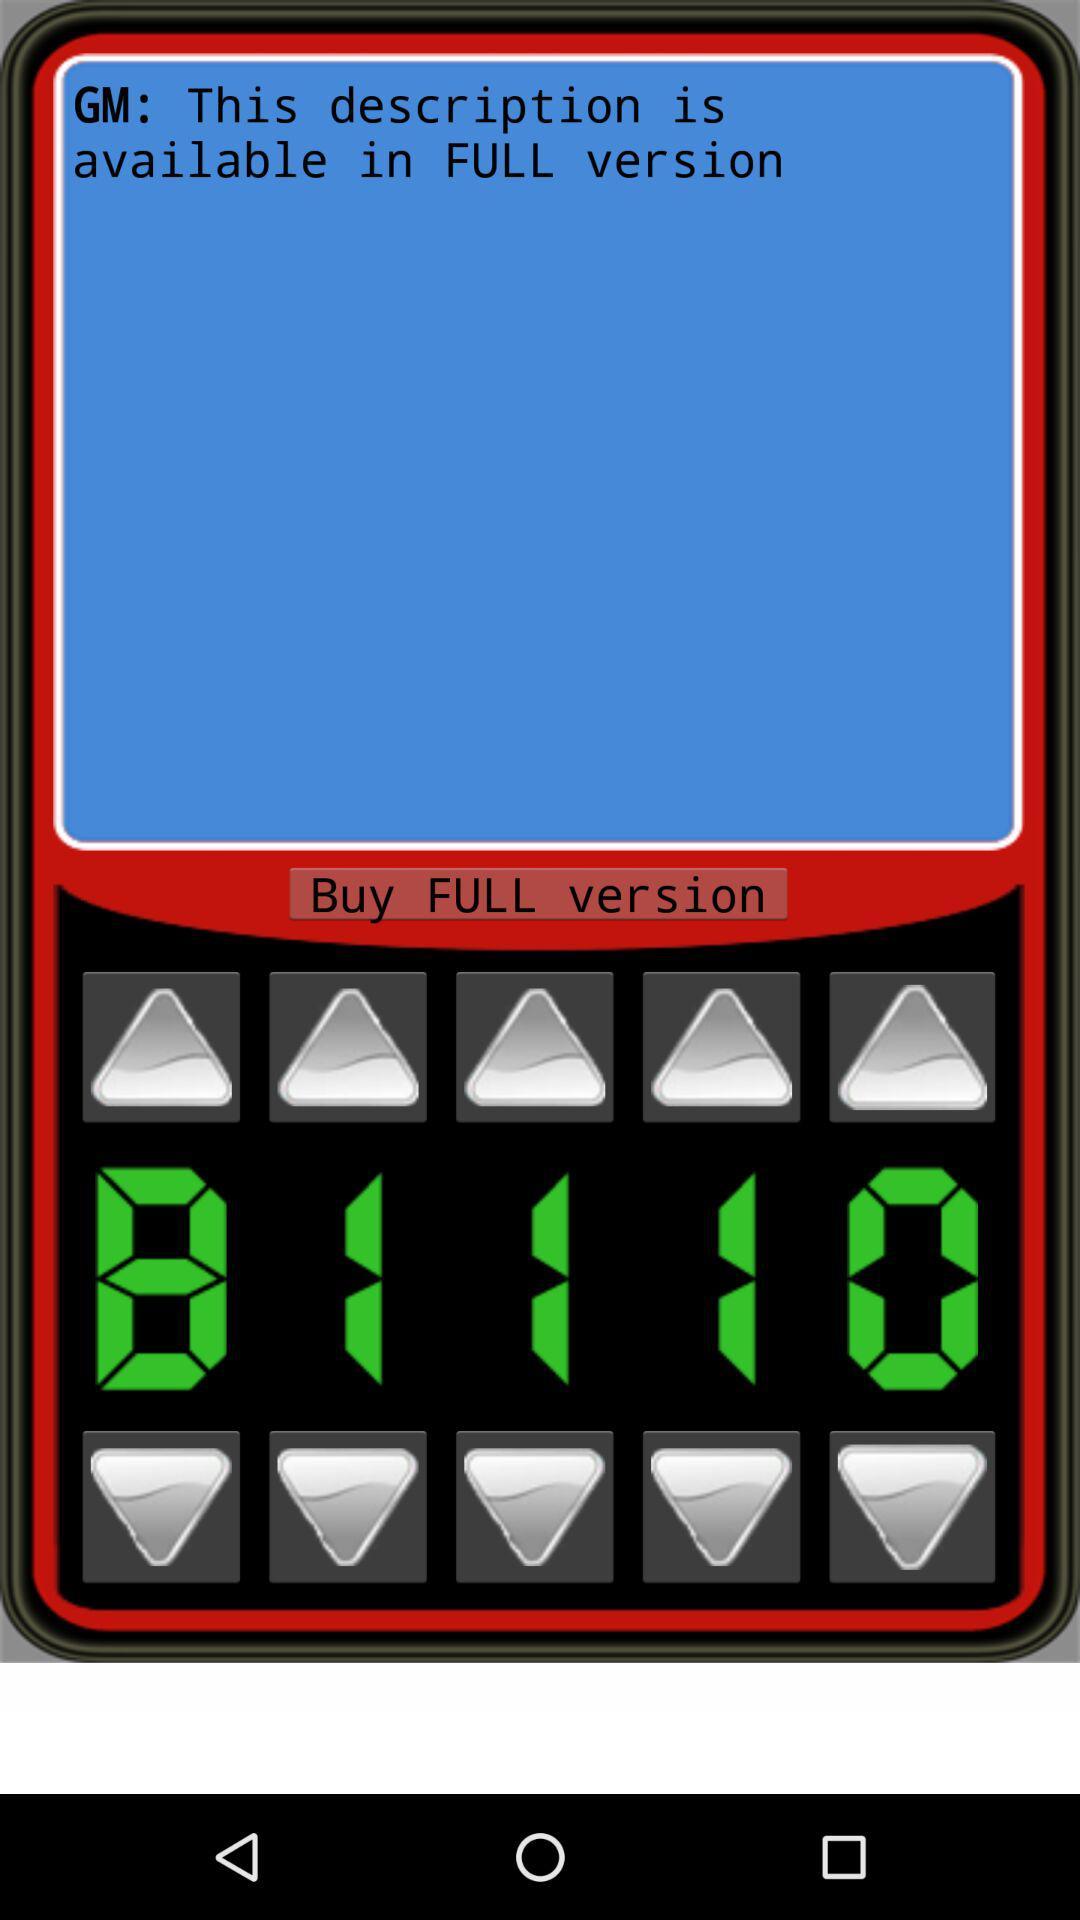 The width and height of the screenshot is (1080, 1920). What do you see at coordinates (721, 1507) in the screenshot?
I see `4th digit down` at bounding box center [721, 1507].